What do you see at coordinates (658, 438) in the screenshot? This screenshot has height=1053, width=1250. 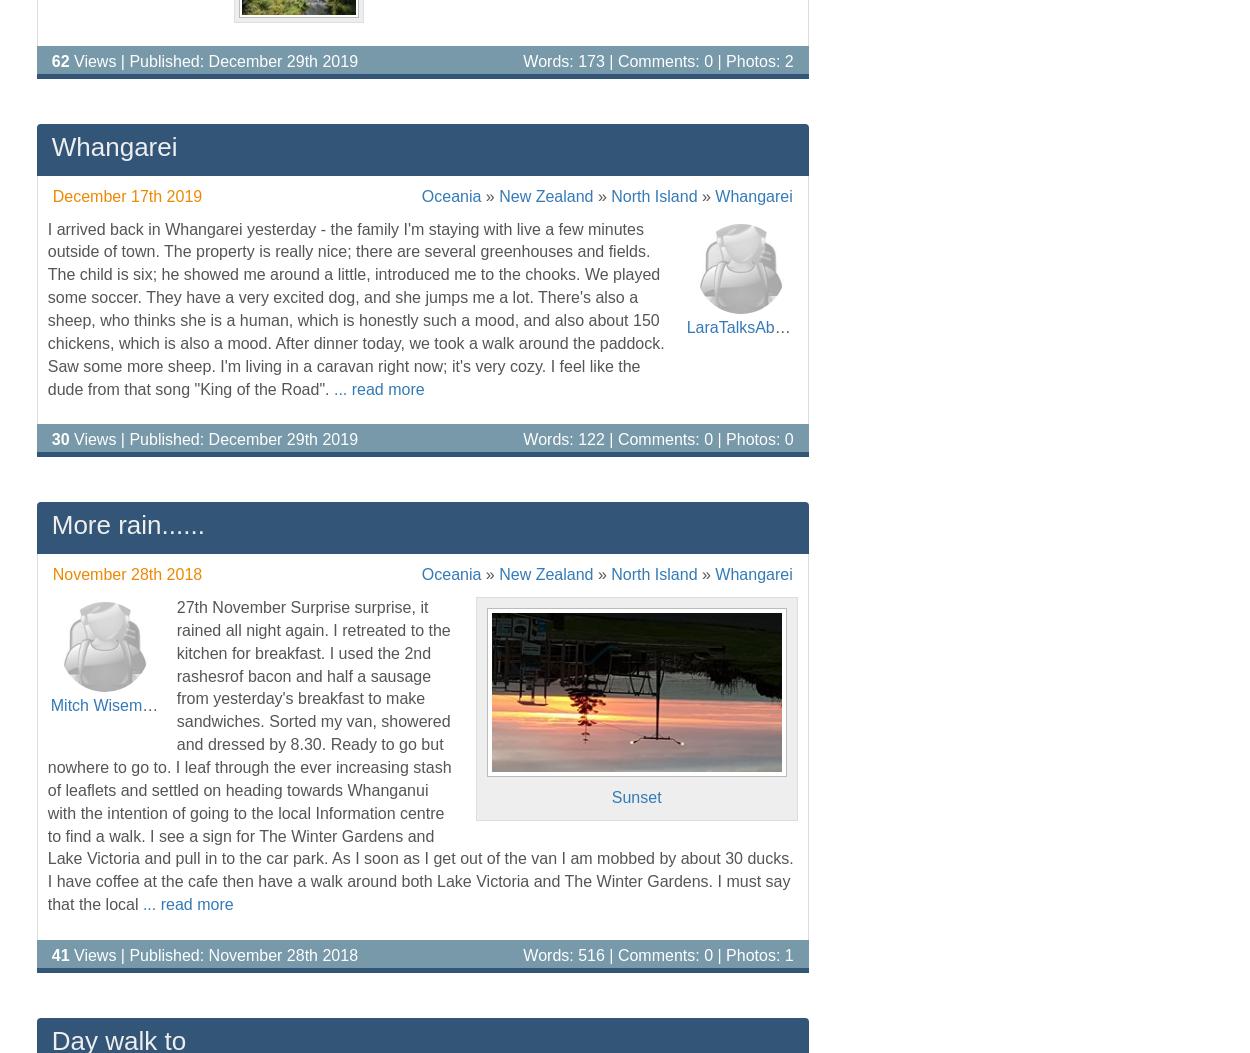 I see `'Words: 122 | Comments: 0 | Photos: 0'` at bounding box center [658, 438].